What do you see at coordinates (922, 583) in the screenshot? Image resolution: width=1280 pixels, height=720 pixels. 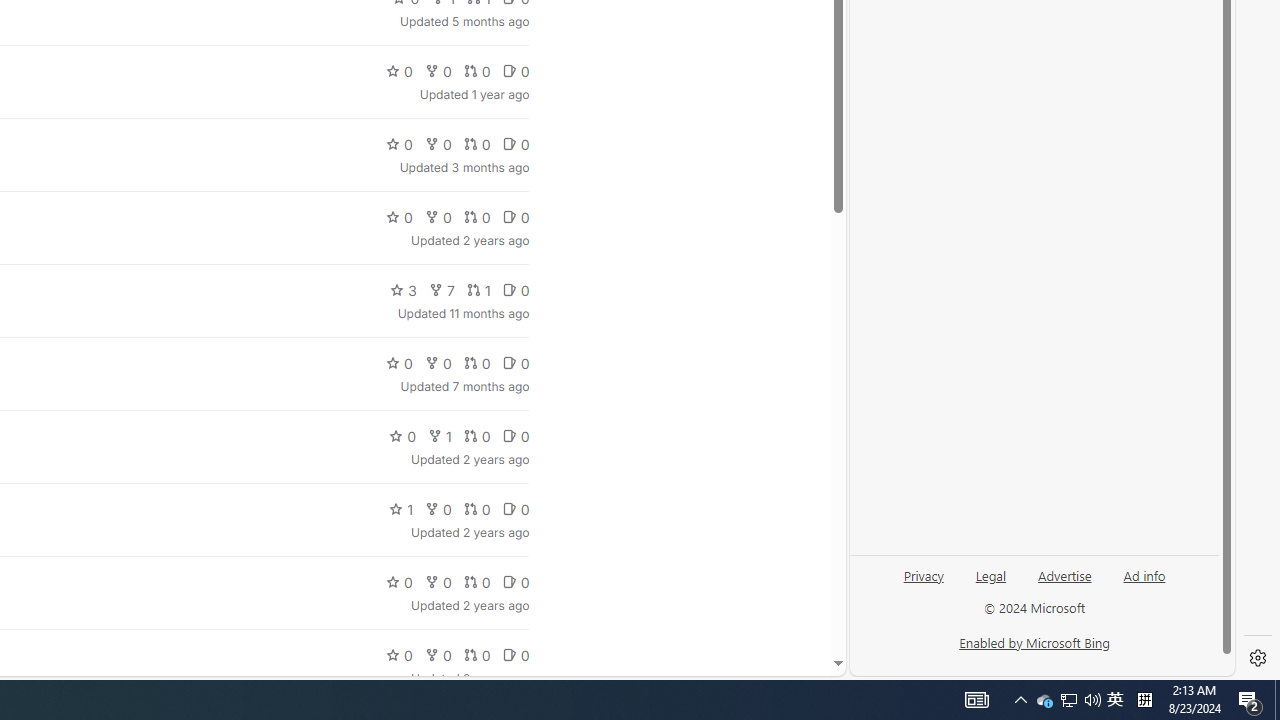 I see `'Privacy'` at bounding box center [922, 583].